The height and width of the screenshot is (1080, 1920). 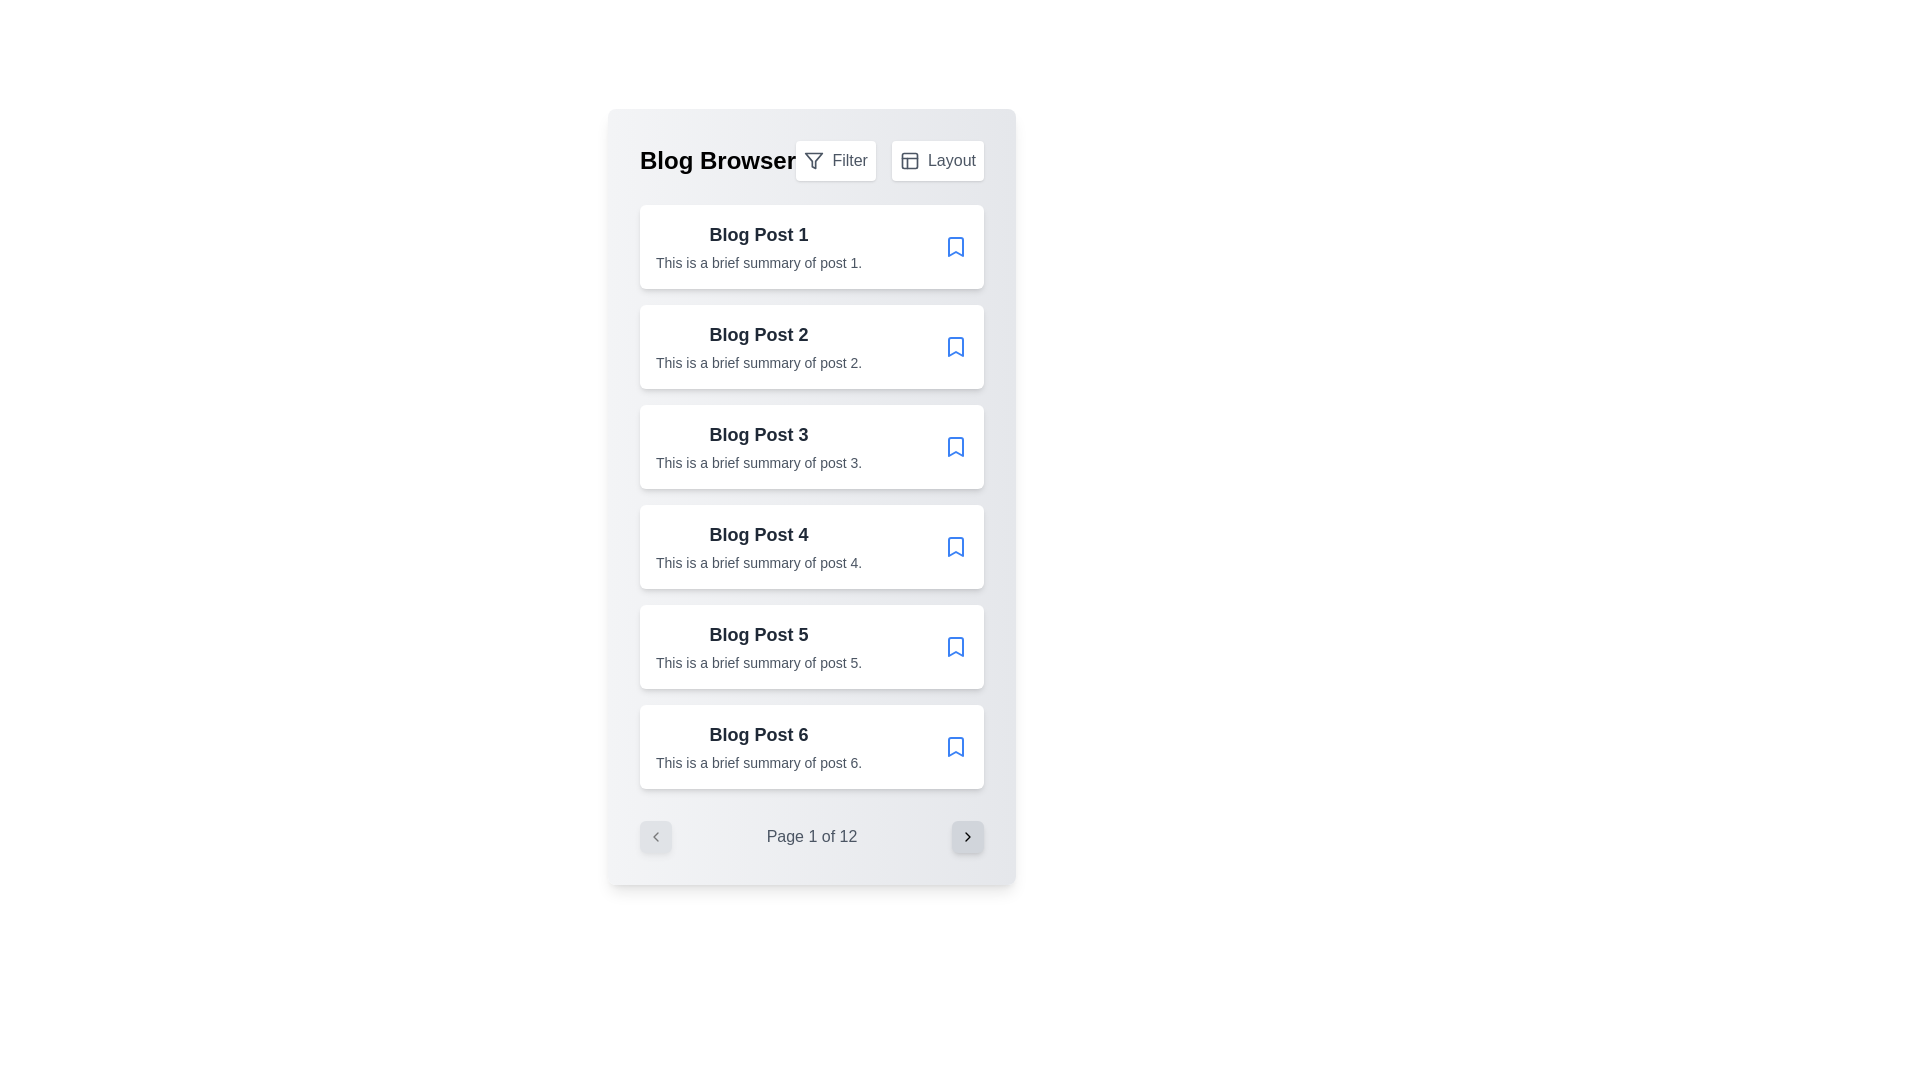 What do you see at coordinates (656, 837) in the screenshot?
I see `the circular button with a leftward chevron located at the bottom left of the pagination section` at bounding box center [656, 837].